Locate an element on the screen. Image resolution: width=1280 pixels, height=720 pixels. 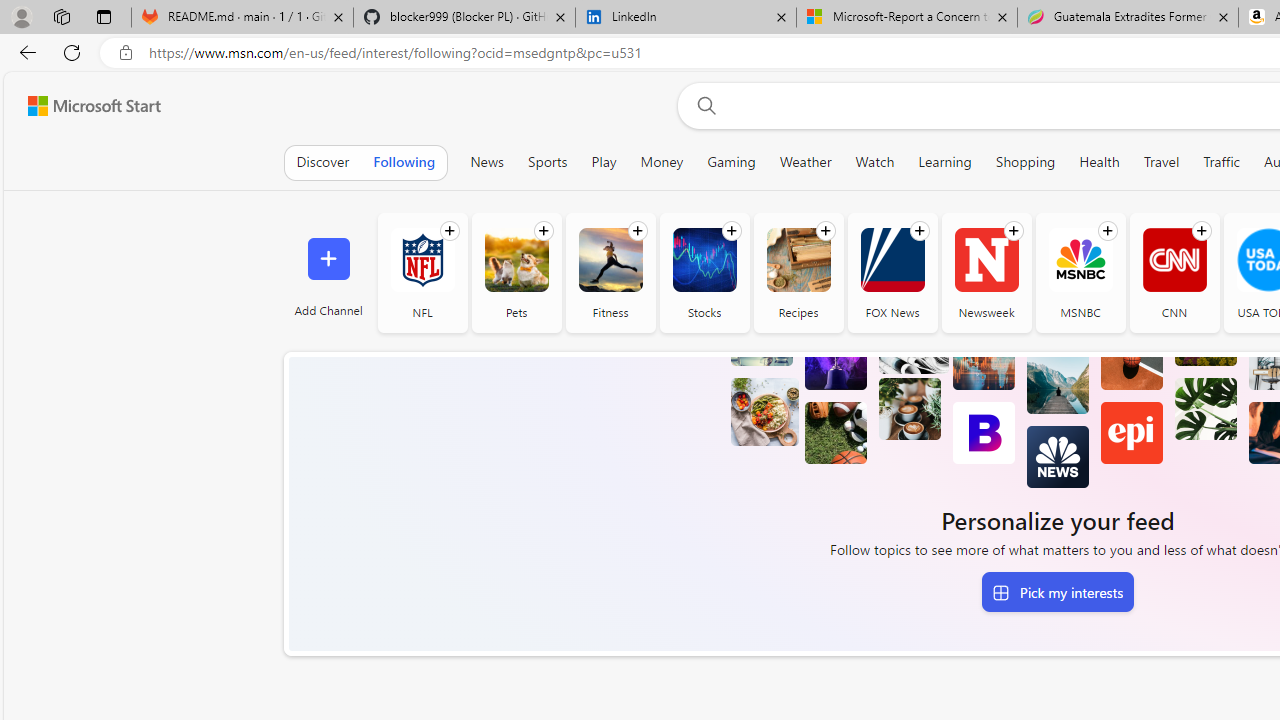
'Shopping' is located at coordinates (1025, 161).